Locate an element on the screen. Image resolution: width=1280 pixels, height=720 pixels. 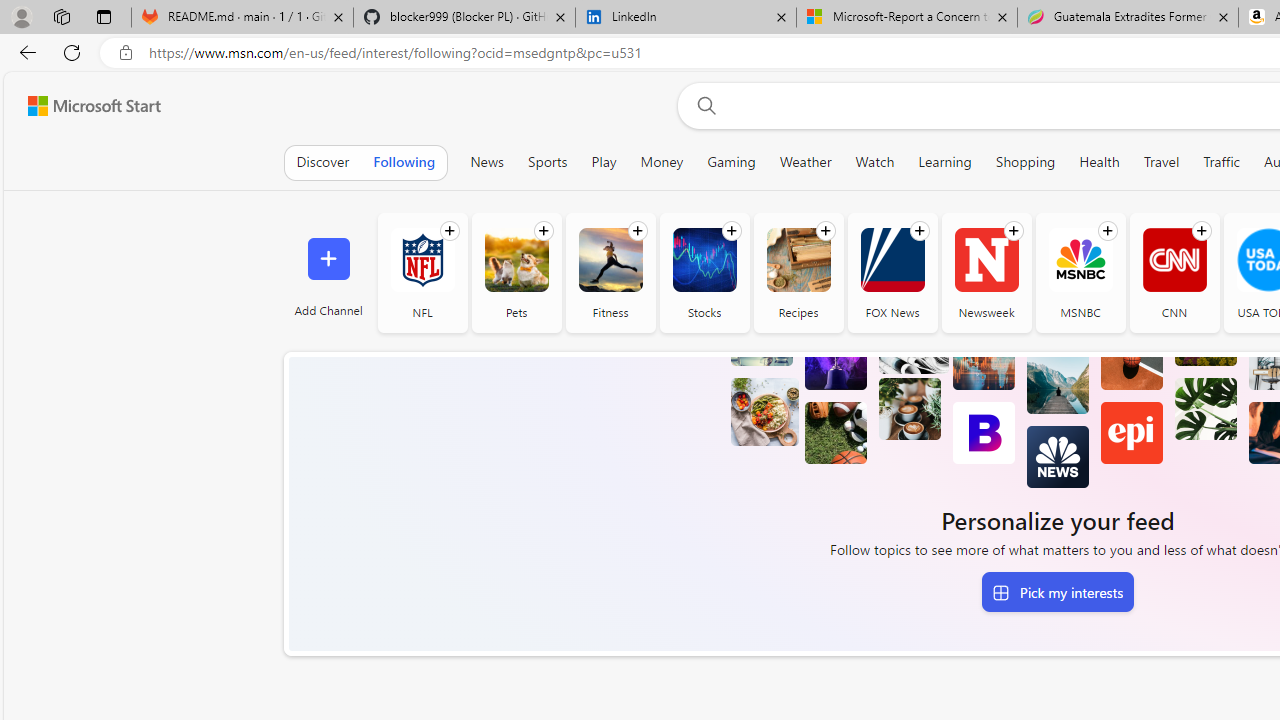
'Shopping' is located at coordinates (1025, 161).